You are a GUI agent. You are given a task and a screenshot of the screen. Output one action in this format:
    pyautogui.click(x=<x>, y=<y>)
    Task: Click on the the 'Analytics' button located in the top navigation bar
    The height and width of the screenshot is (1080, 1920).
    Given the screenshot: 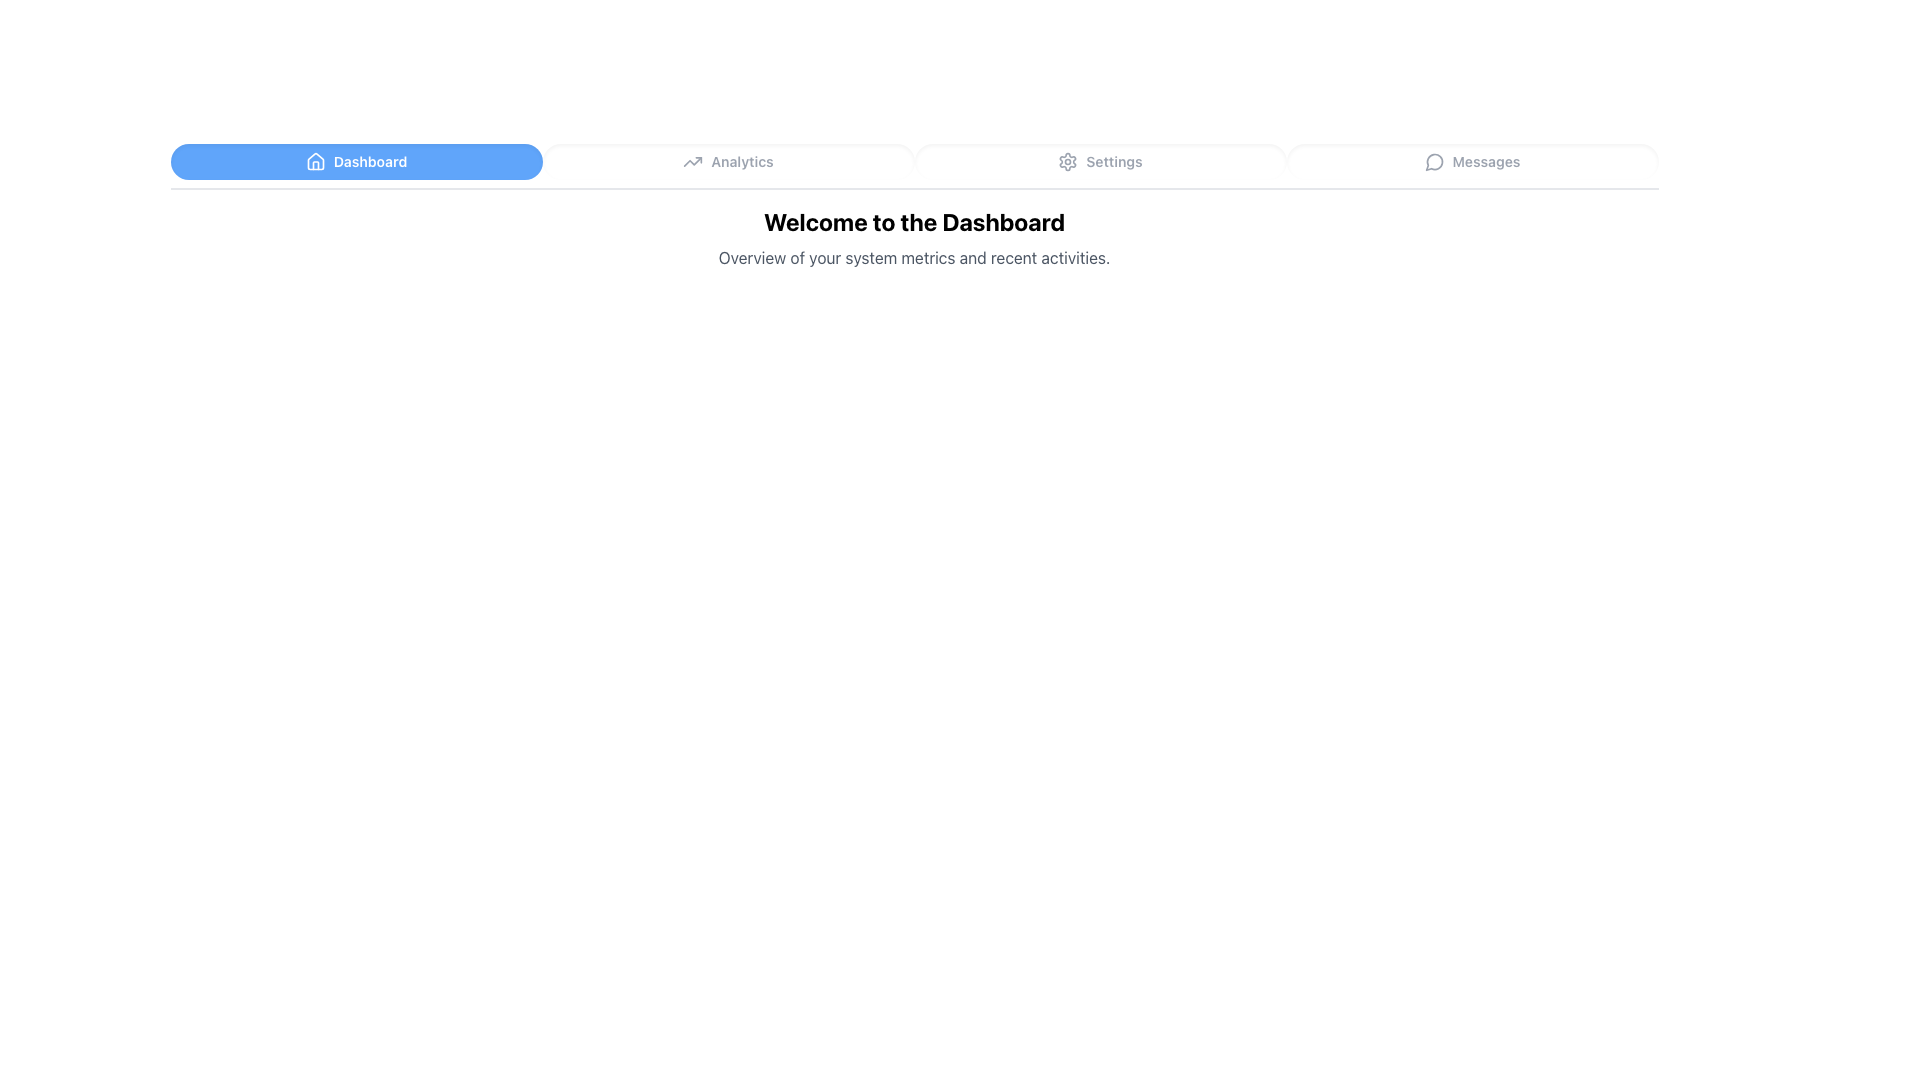 What is the action you would take?
    pyautogui.click(x=727, y=161)
    